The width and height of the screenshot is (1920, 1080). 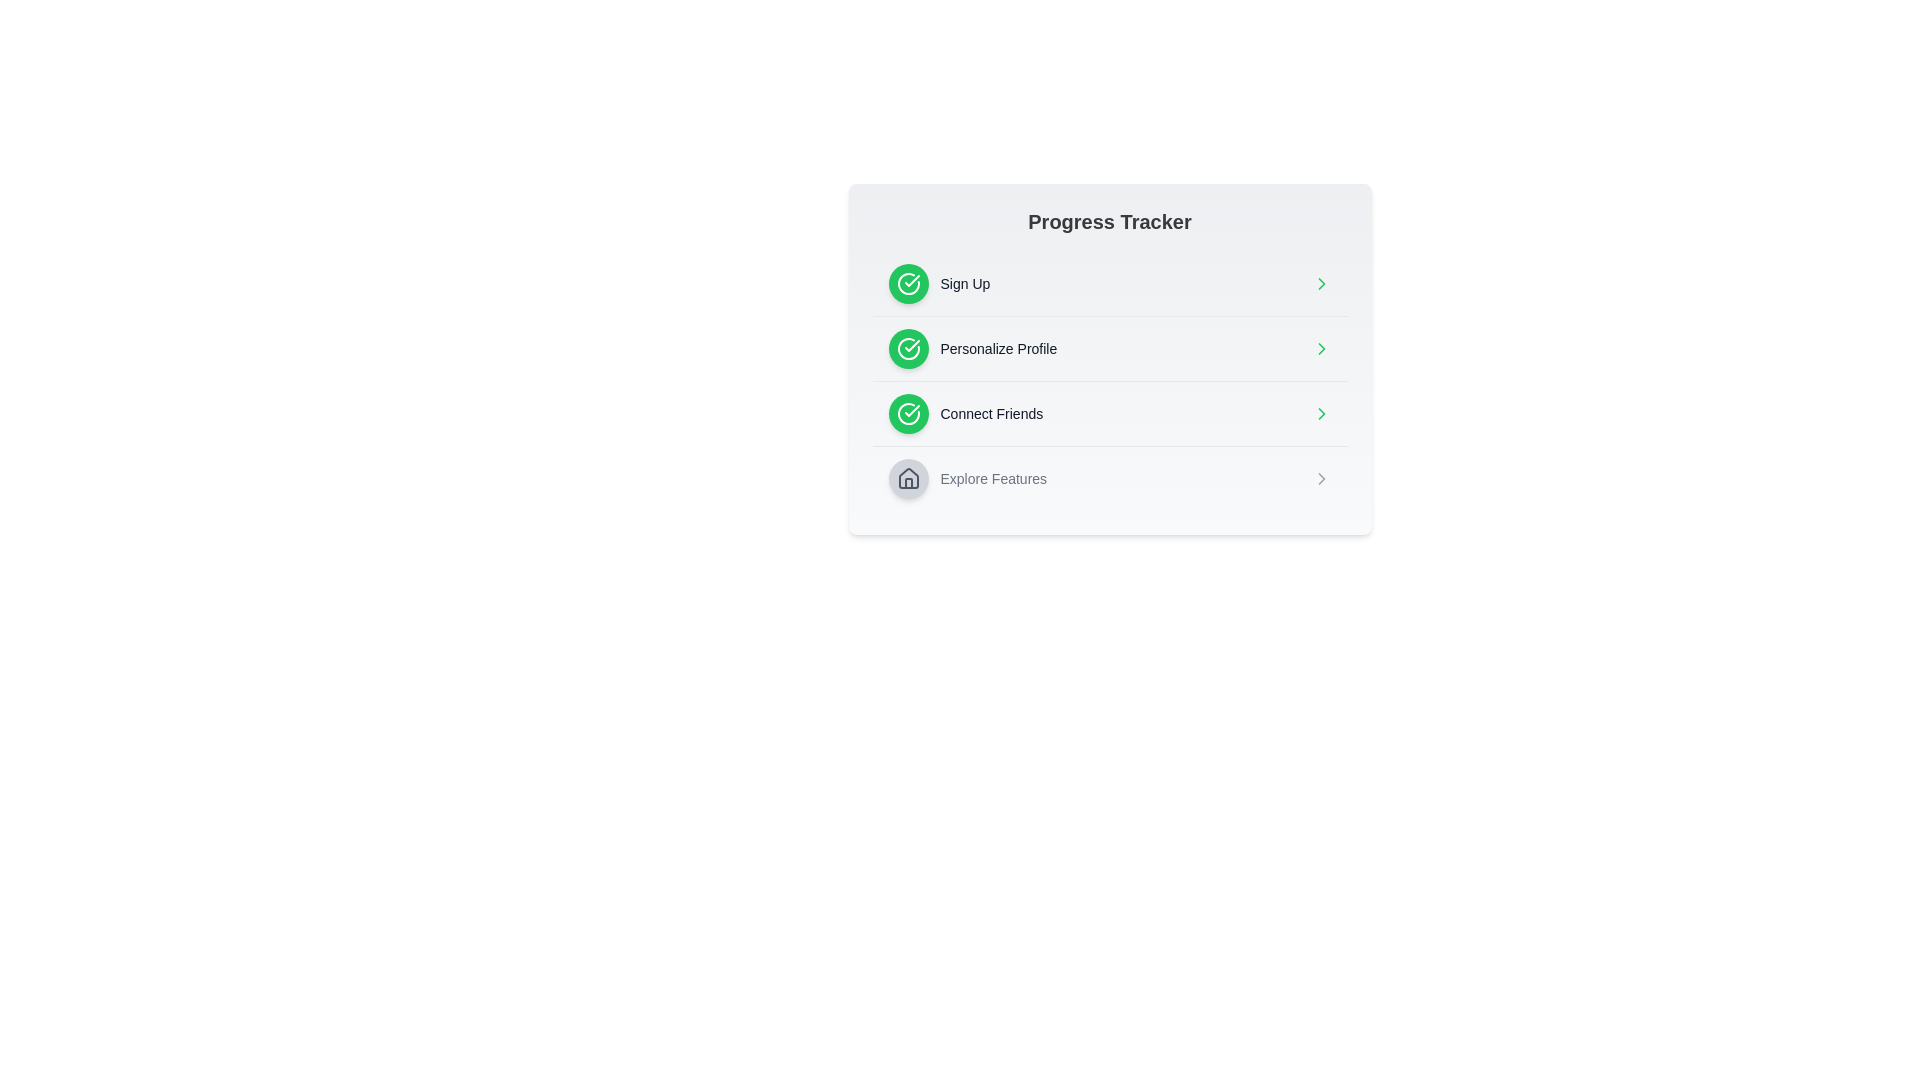 What do you see at coordinates (907, 284) in the screenshot?
I see `the circular status indicator with a green background and white checkmark icon, located to the left of the 'Sign Up' label in the 'Progress Tracker' section` at bounding box center [907, 284].